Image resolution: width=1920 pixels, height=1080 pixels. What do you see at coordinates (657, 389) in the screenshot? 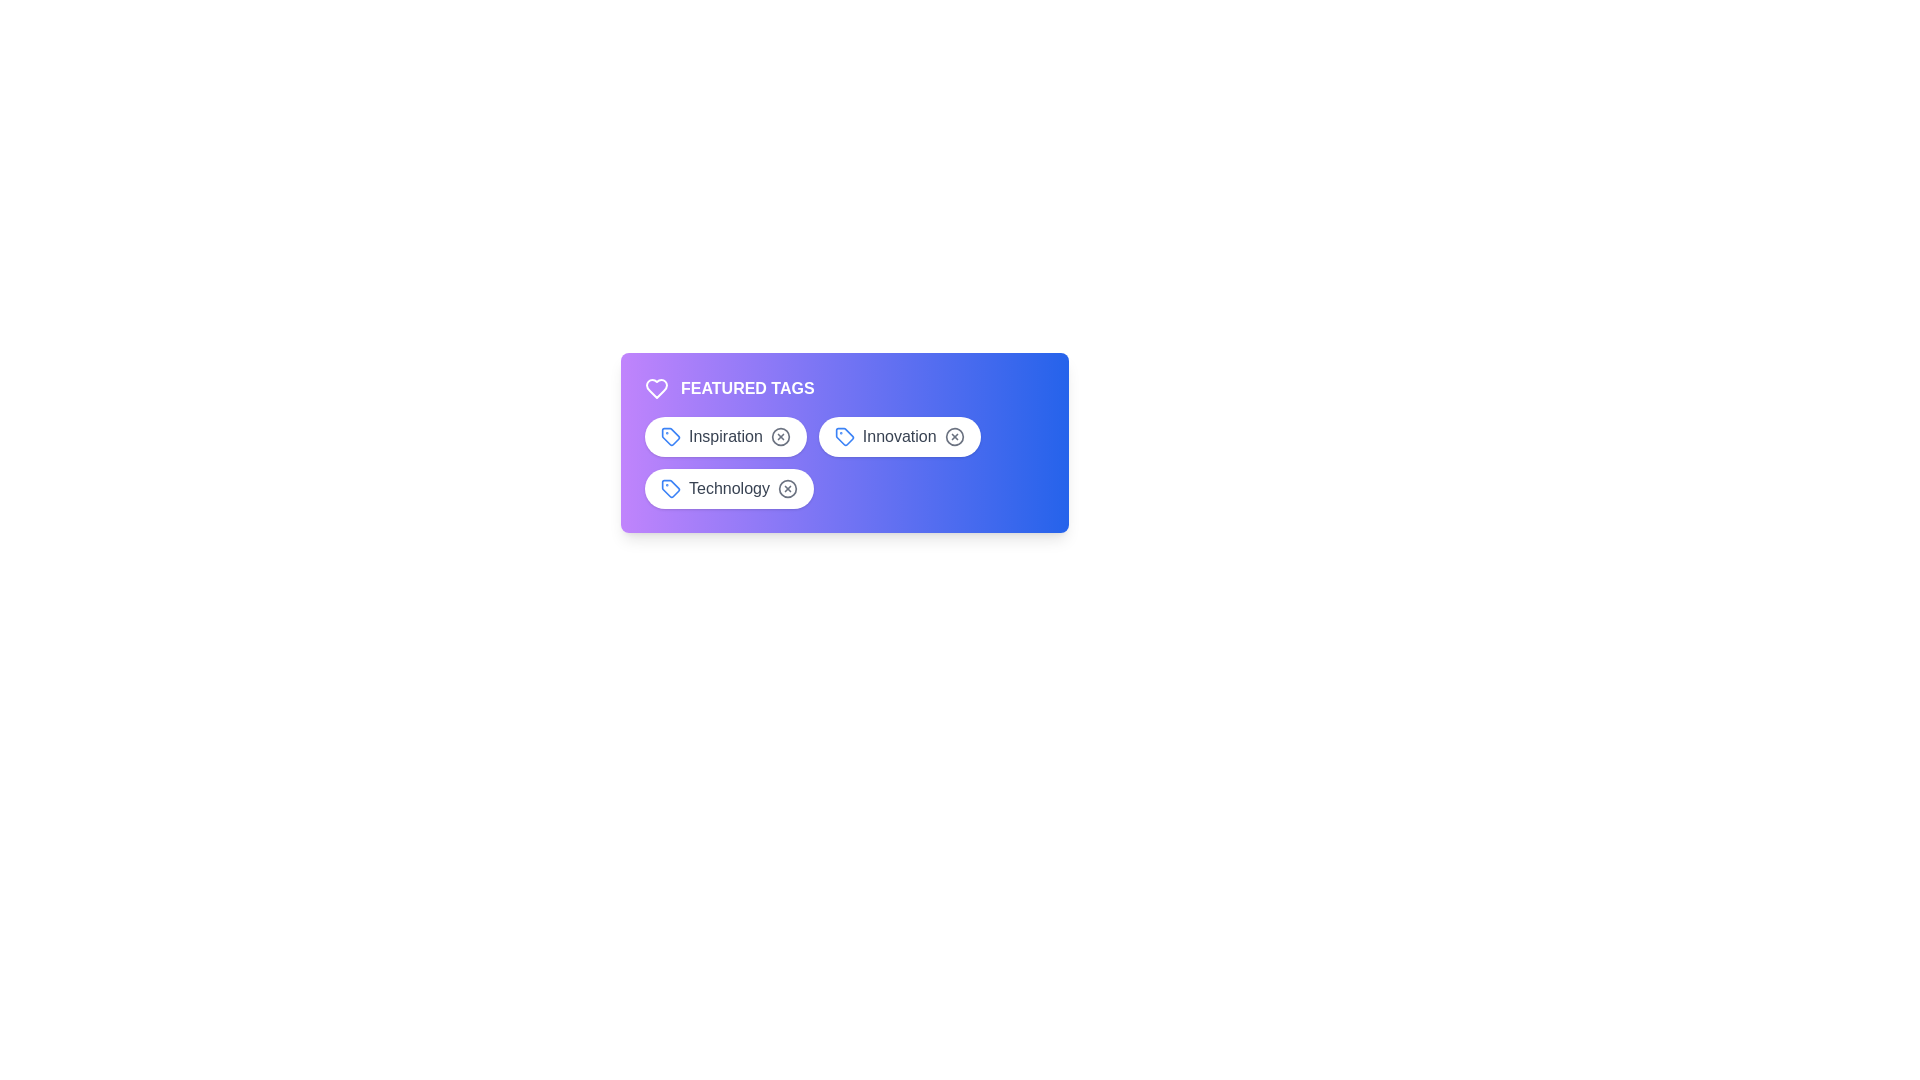
I see `the heart icon located at the far left of the 'Featured Tags' header section` at bounding box center [657, 389].